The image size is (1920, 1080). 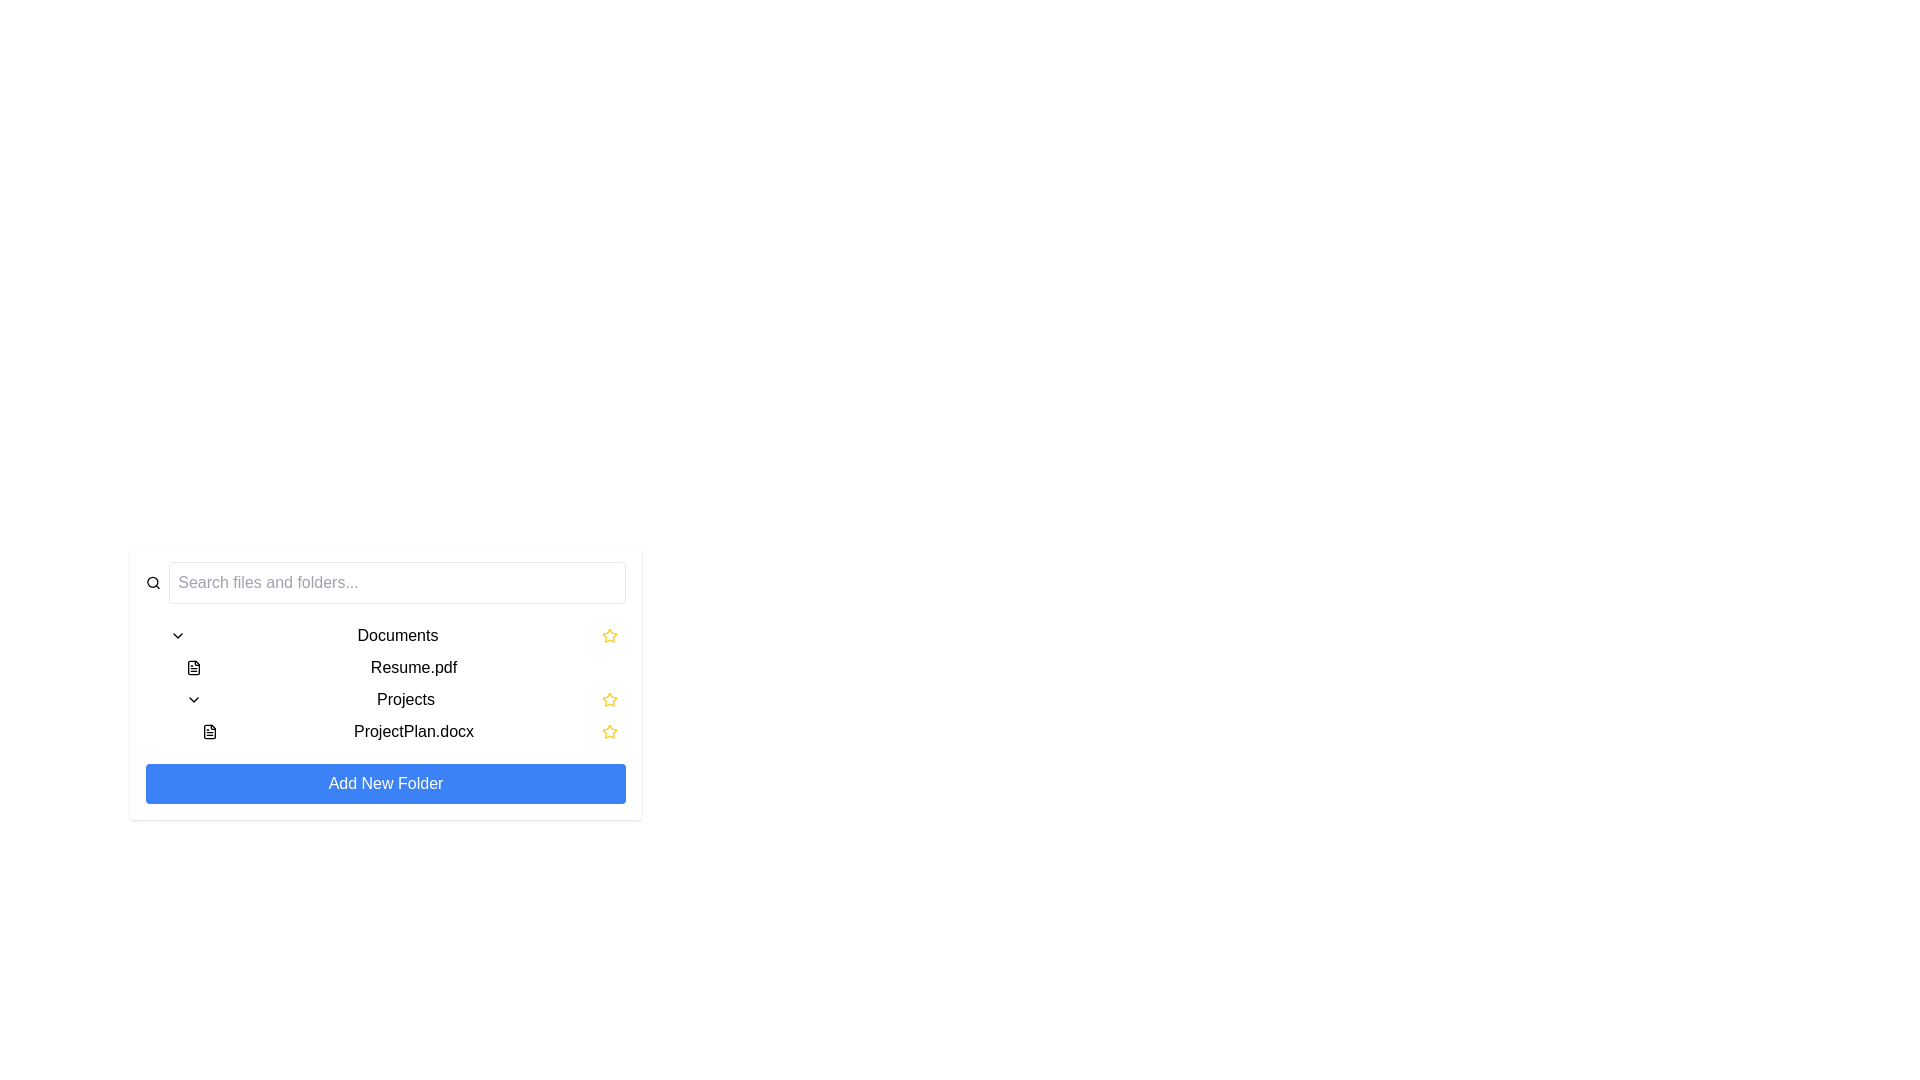 What do you see at coordinates (412, 732) in the screenshot?
I see `the text label representing the selectable file item named 'ProjectPlan.docx' in the file directory` at bounding box center [412, 732].